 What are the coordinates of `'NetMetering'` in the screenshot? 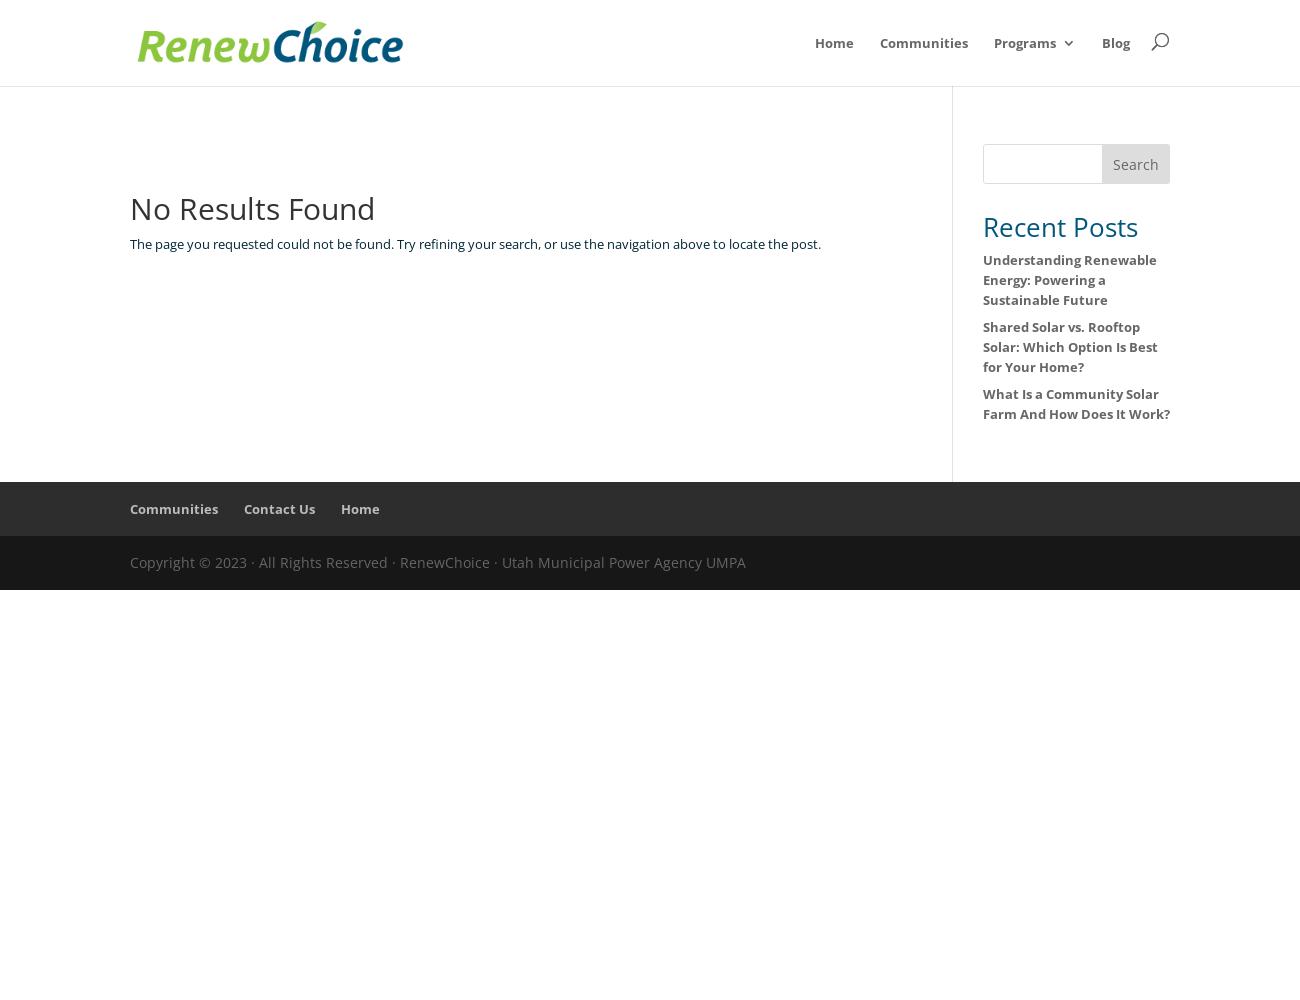 It's located at (1077, 252).